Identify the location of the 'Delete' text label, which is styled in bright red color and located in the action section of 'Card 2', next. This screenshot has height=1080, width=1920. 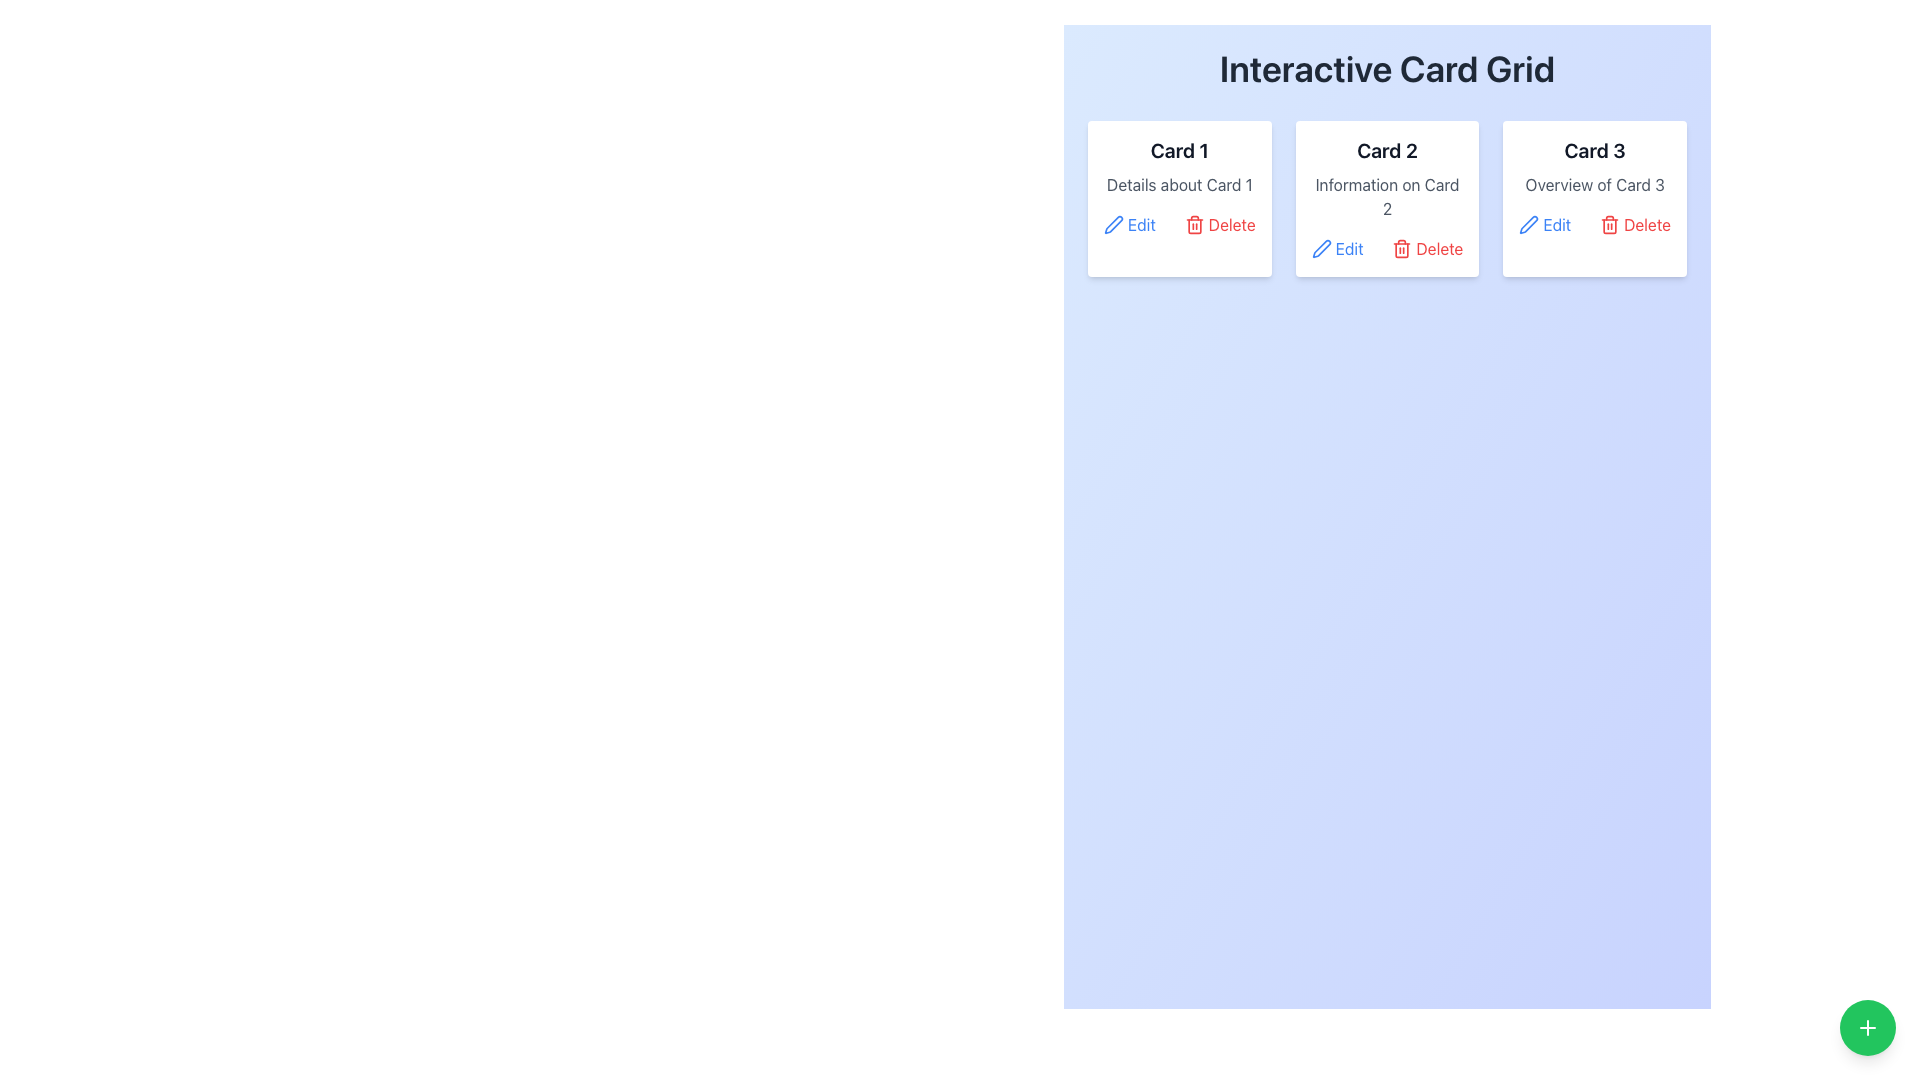
(1438, 248).